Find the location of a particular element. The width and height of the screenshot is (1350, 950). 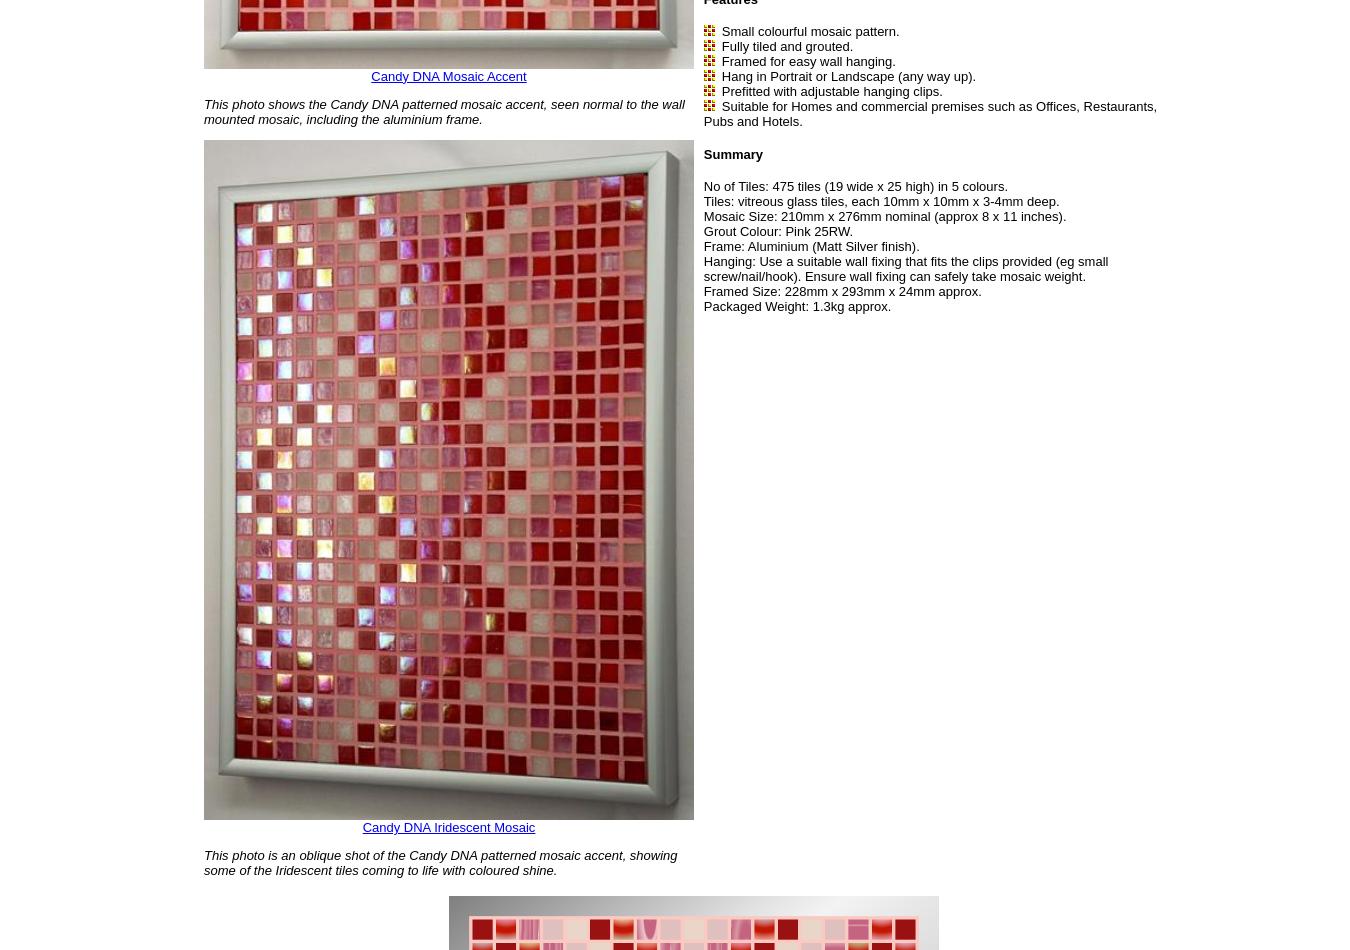

'Framed for easy wall hanging.' is located at coordinates (807, 61).